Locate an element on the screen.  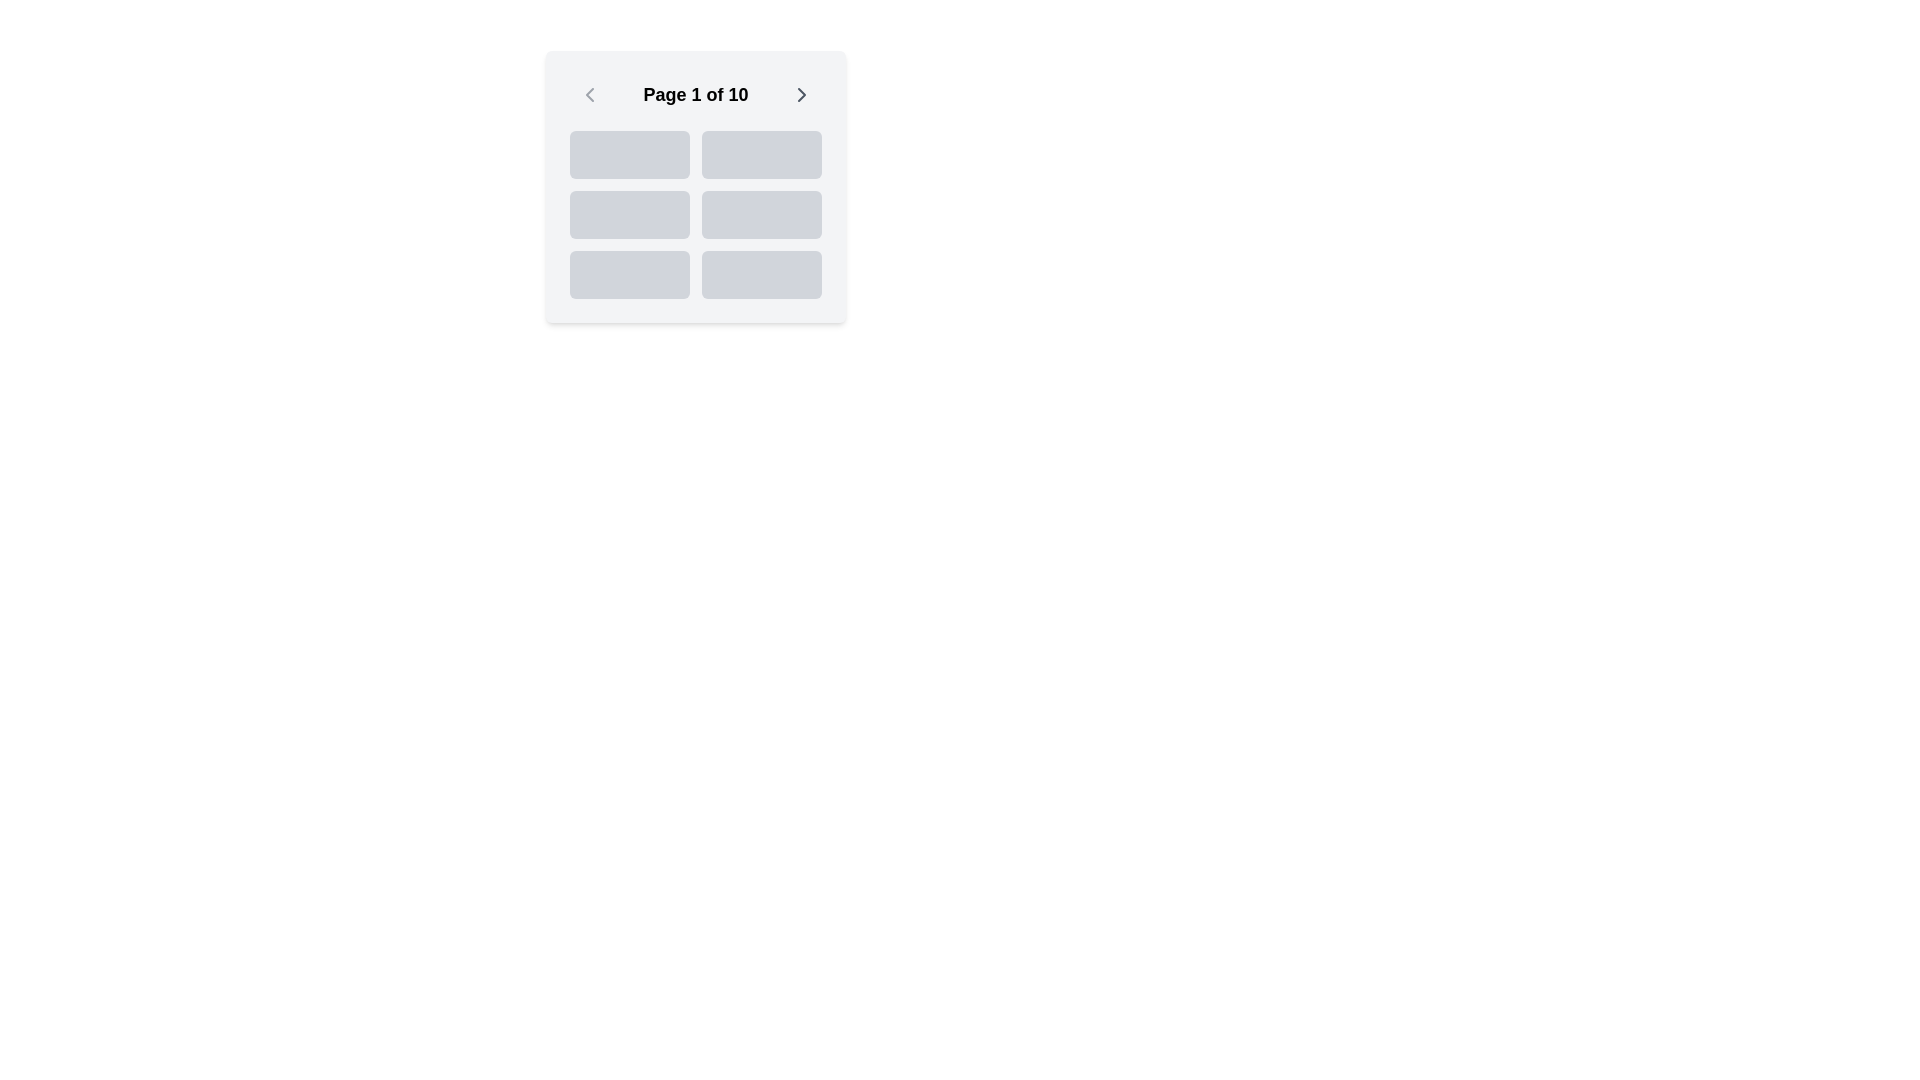
the rectangular light gray button with rounded corners located in the third row and first column of the grid layout is located at coordinates (628, 274).